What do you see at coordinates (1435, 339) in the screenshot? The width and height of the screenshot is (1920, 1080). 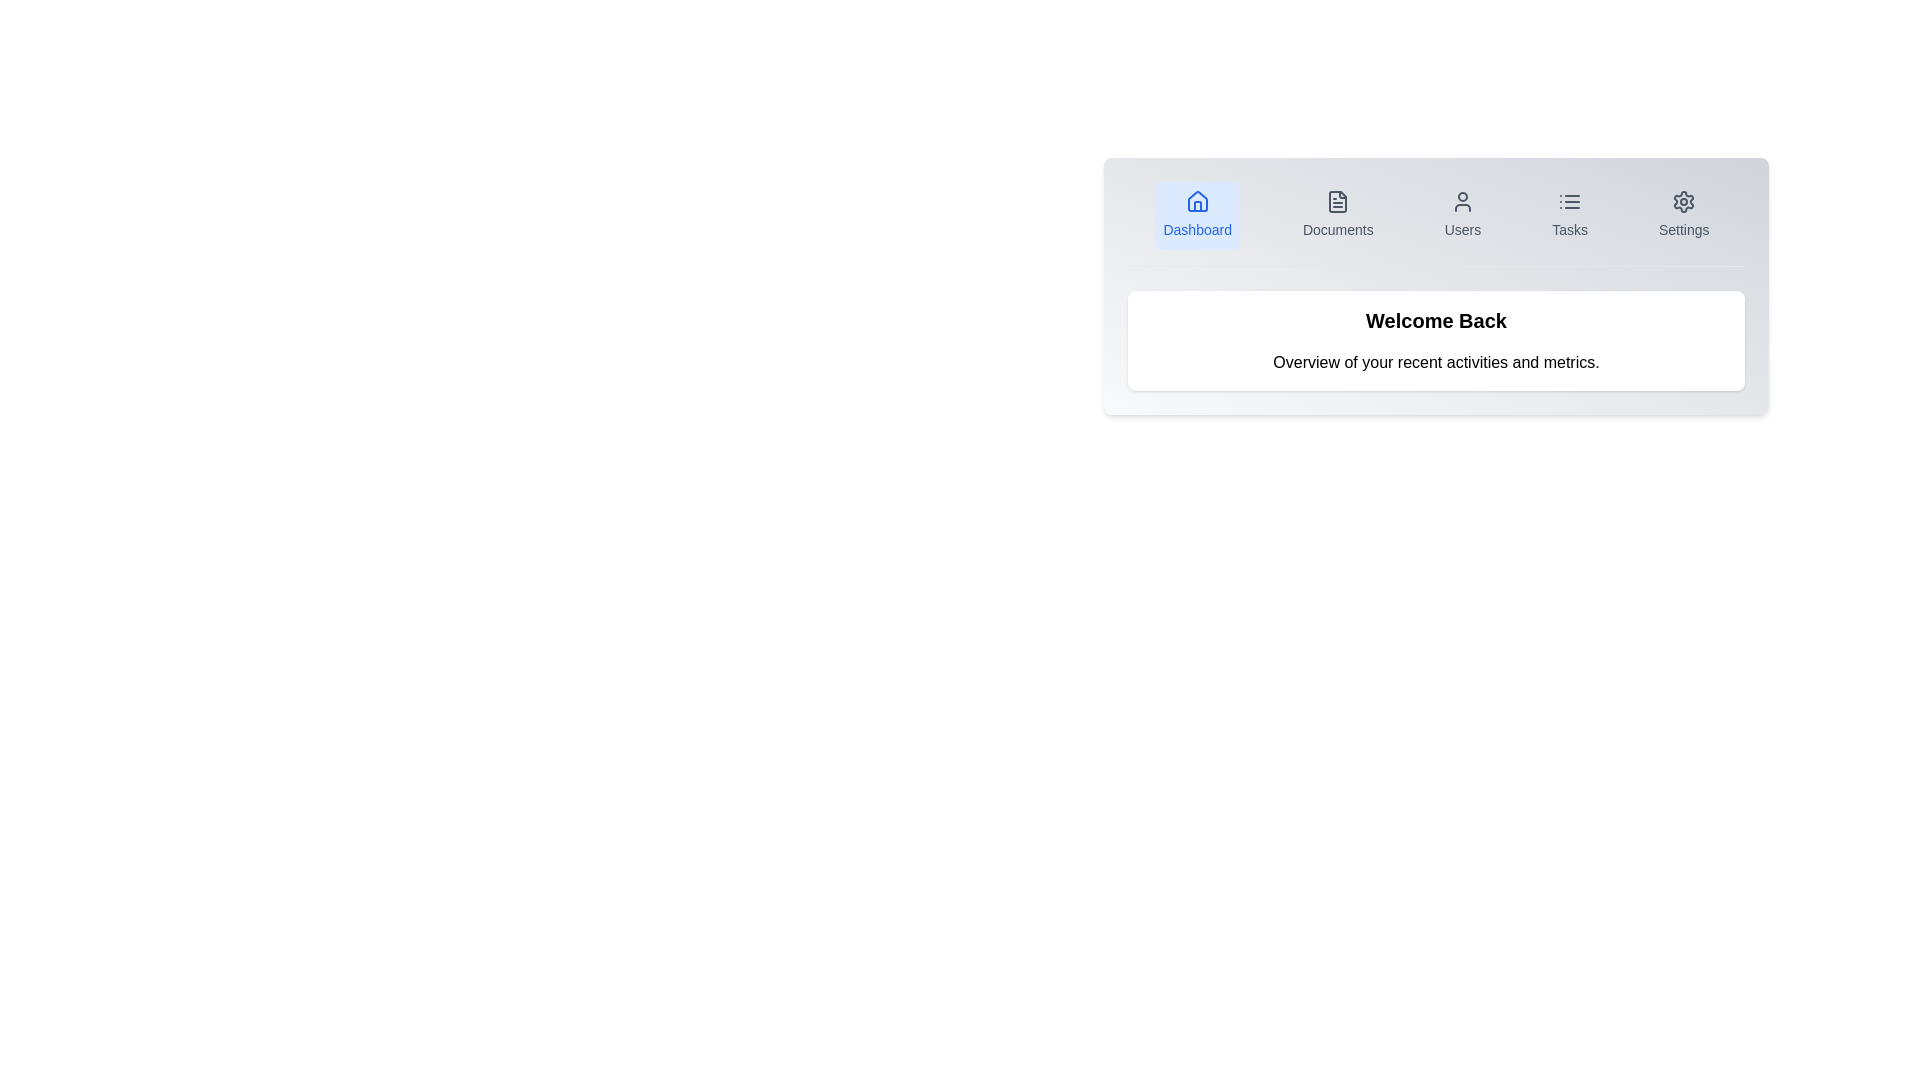 I see `the Informational card located in the middle-bottom region of the interface, below the navigation section` at bounding box center [1435, 339].